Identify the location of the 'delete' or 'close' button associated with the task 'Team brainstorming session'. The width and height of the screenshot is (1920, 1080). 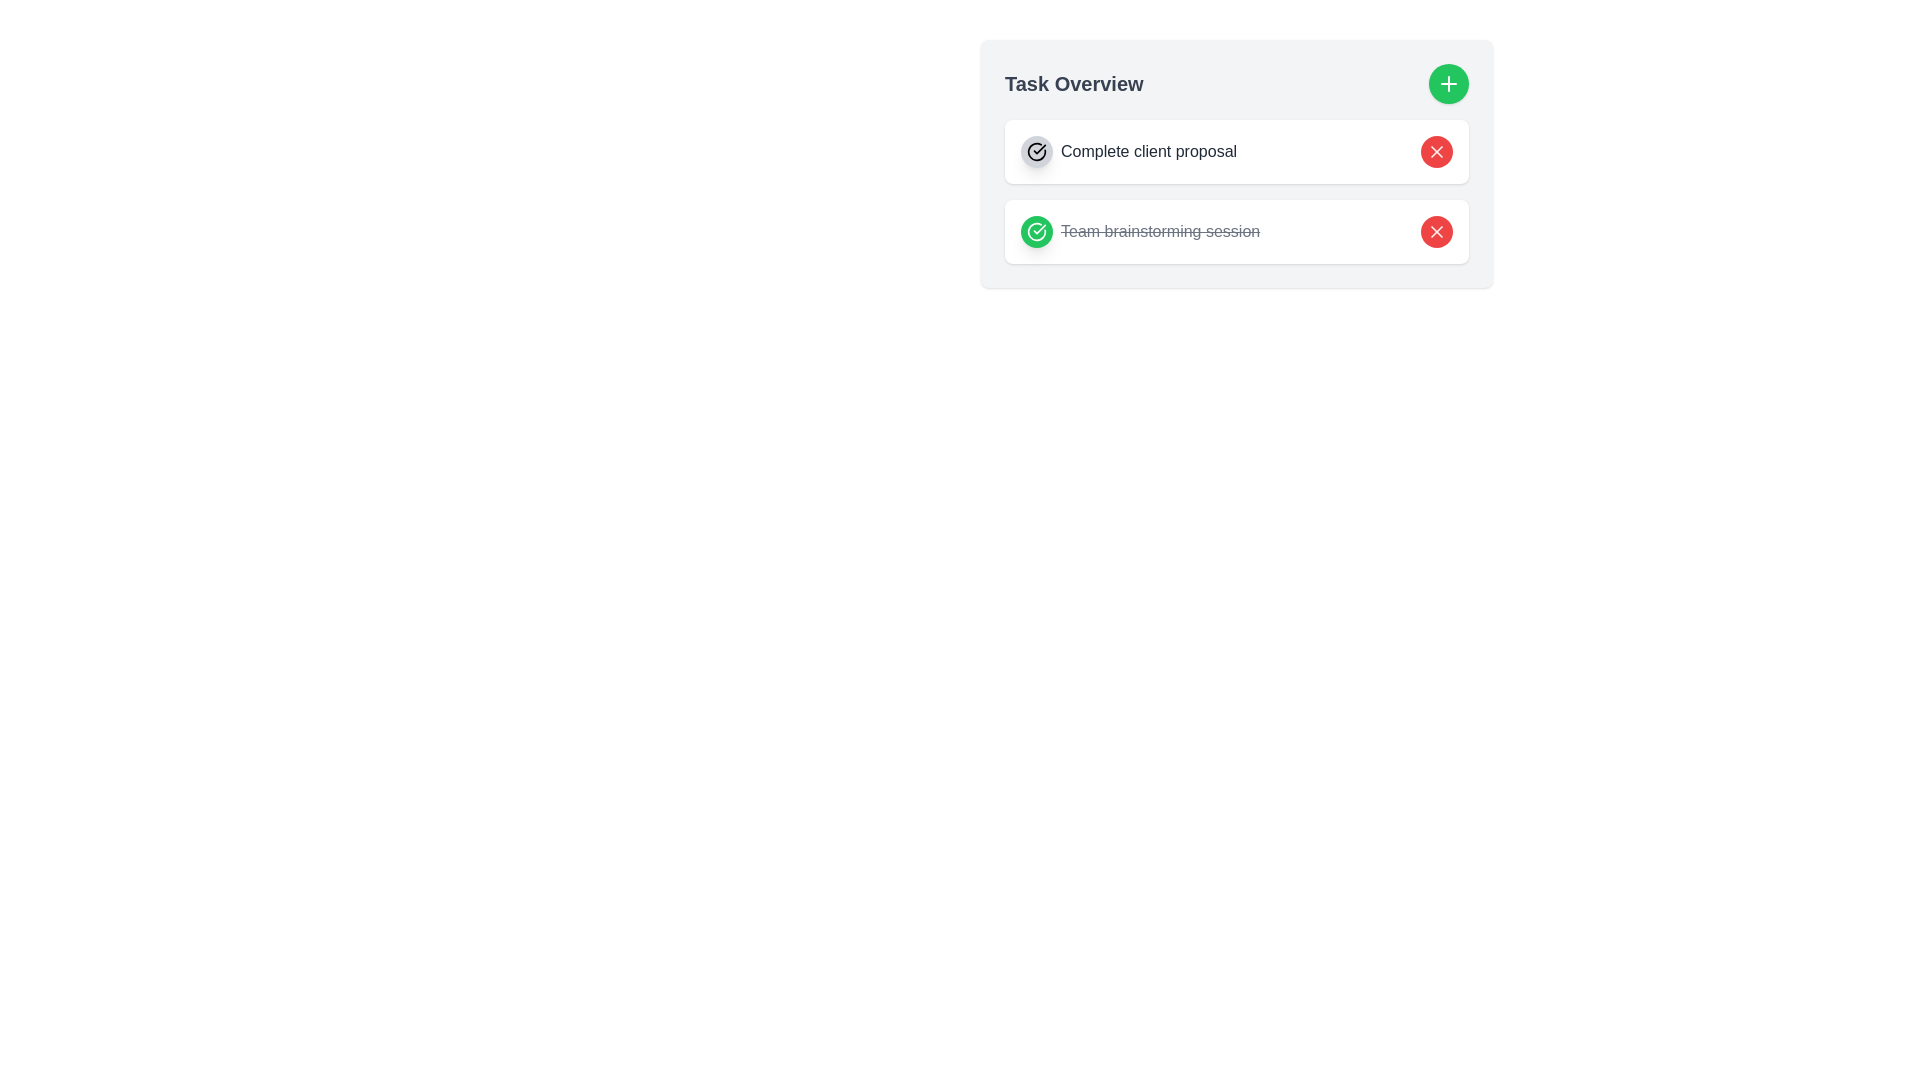
(1435, 230).